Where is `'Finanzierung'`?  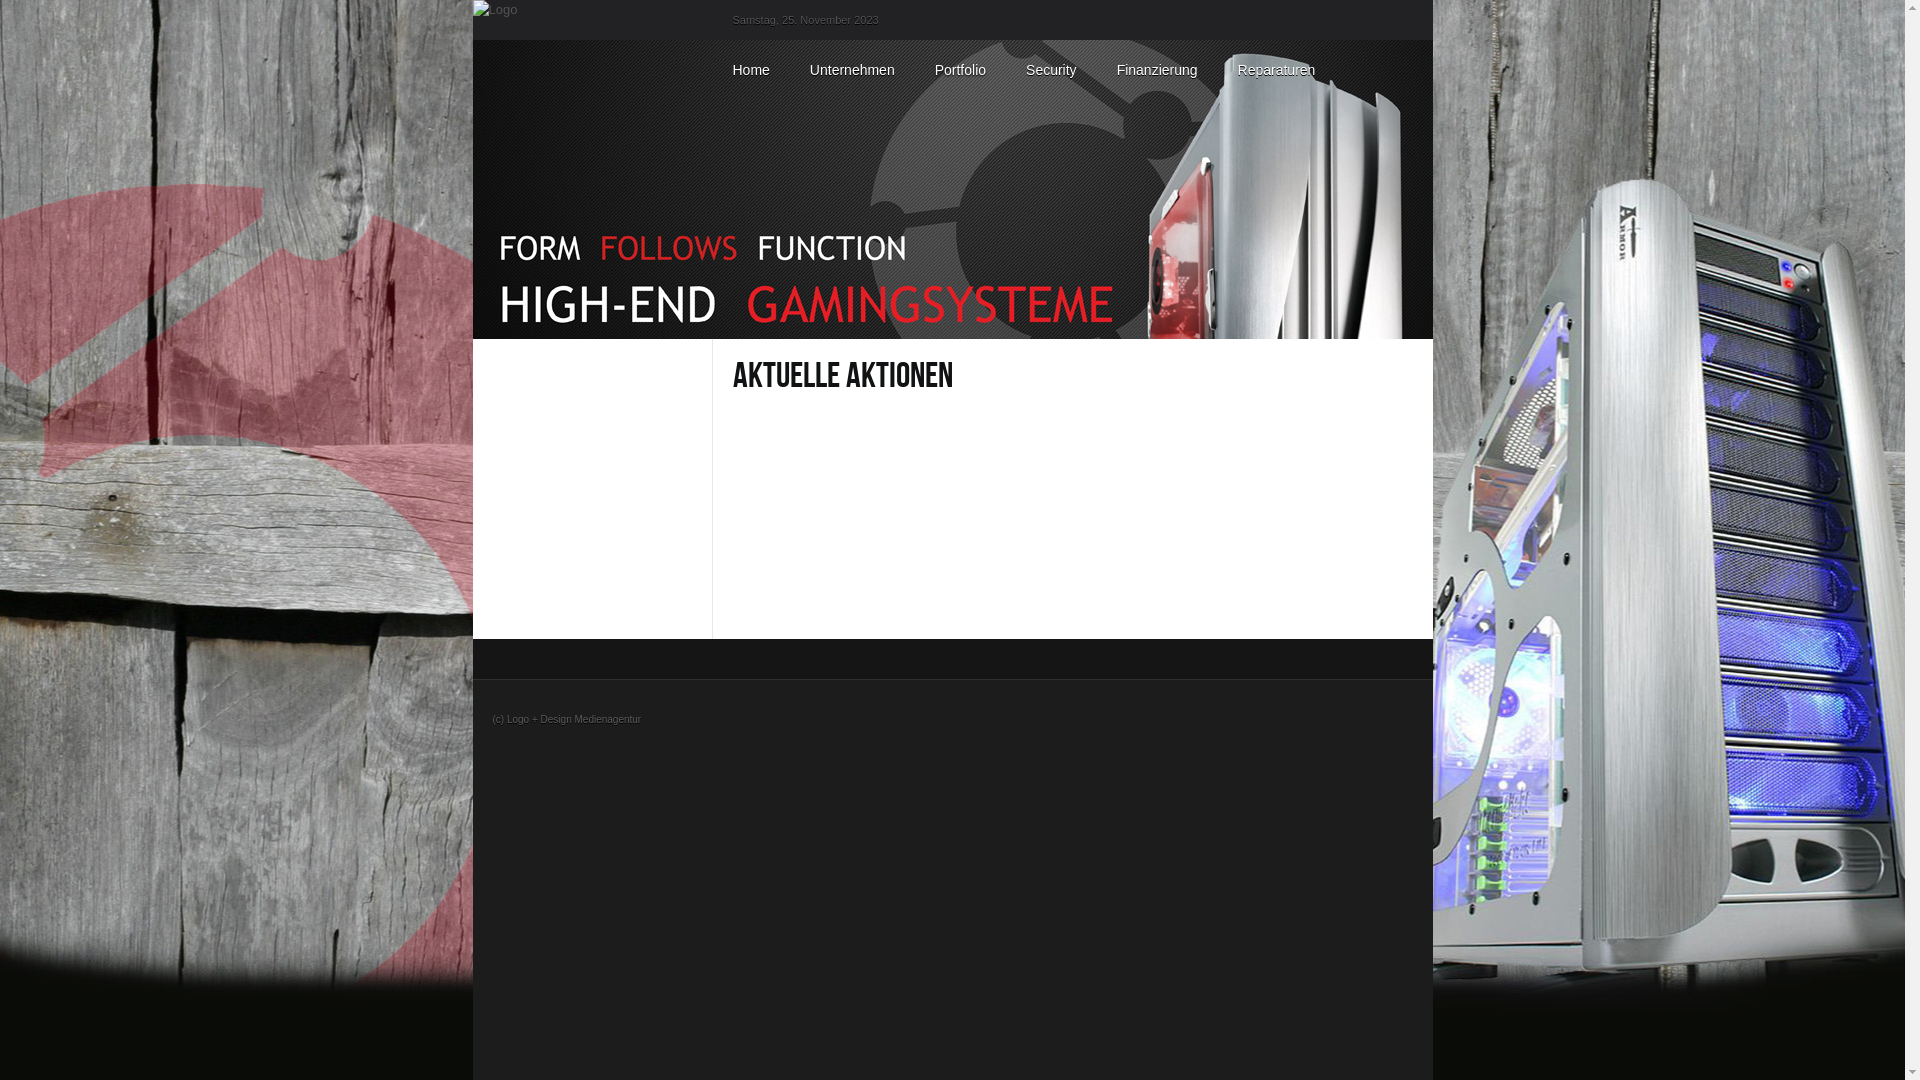 'Finanzierung' is located at coordinates (1157, 68).